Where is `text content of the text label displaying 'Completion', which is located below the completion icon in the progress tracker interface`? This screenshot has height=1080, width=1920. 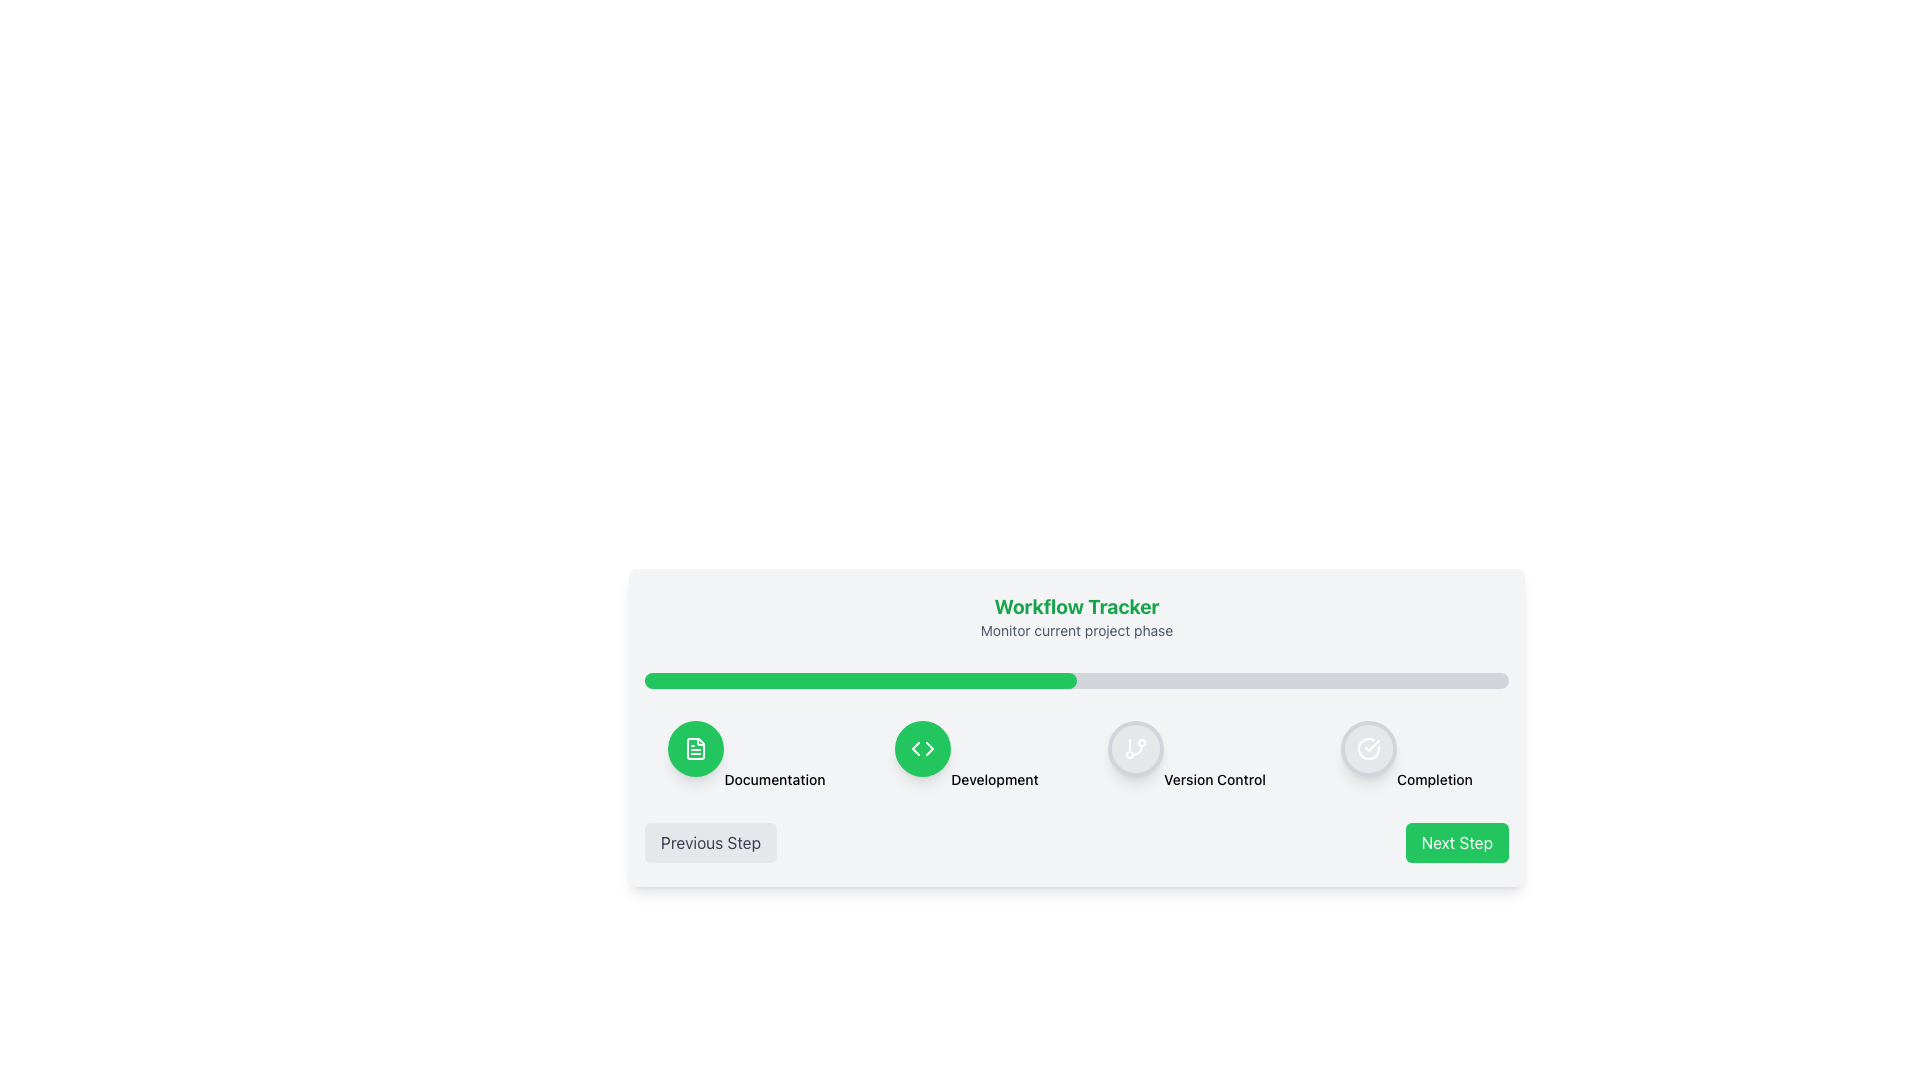
text content of the text label displaying 'Completion', which is located below the completion icon in the progress tracker interface is located at coordinates (1434, 778).